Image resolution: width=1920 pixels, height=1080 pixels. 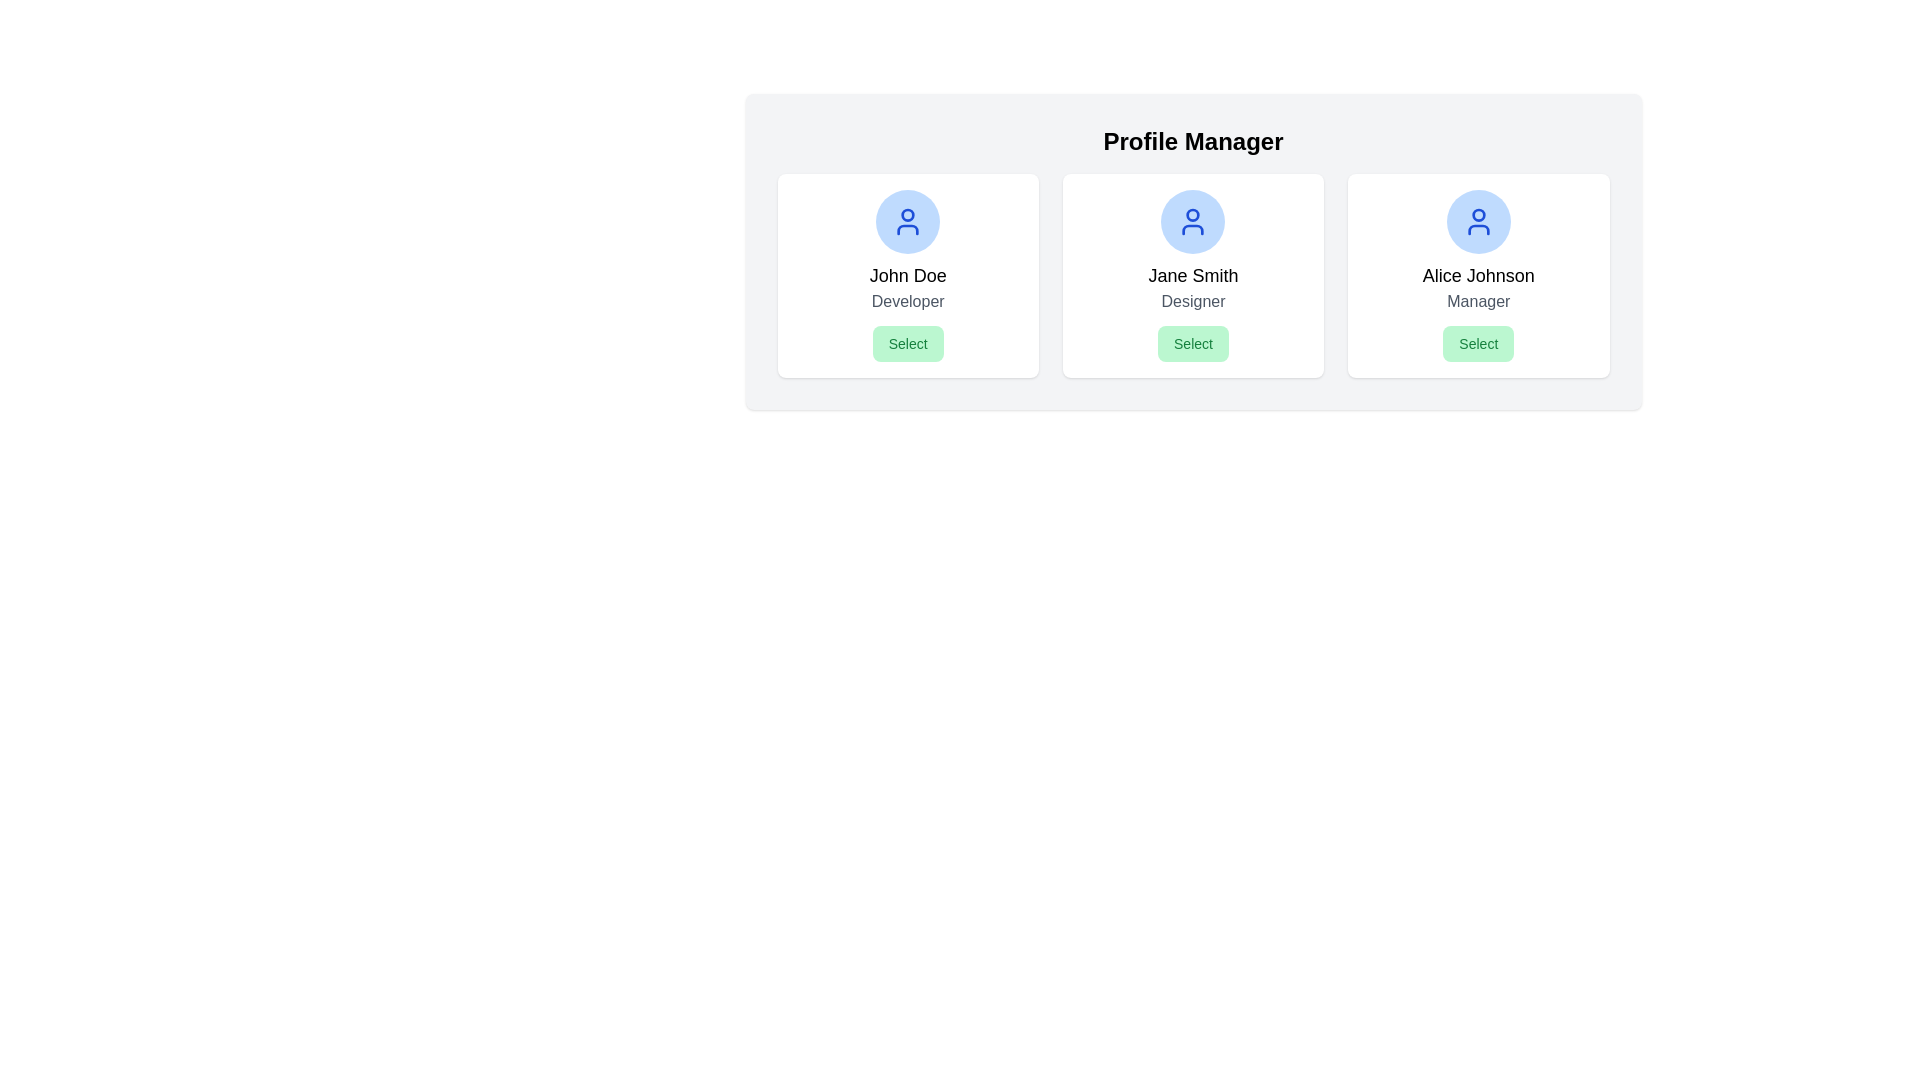 What do you see at coordinates (1193, 141) in the screenshot?
I see `the 'Profile Manager' text label, which serves as the header for the section, indicating the purpose of the page` at bounding box center [1193, 141].